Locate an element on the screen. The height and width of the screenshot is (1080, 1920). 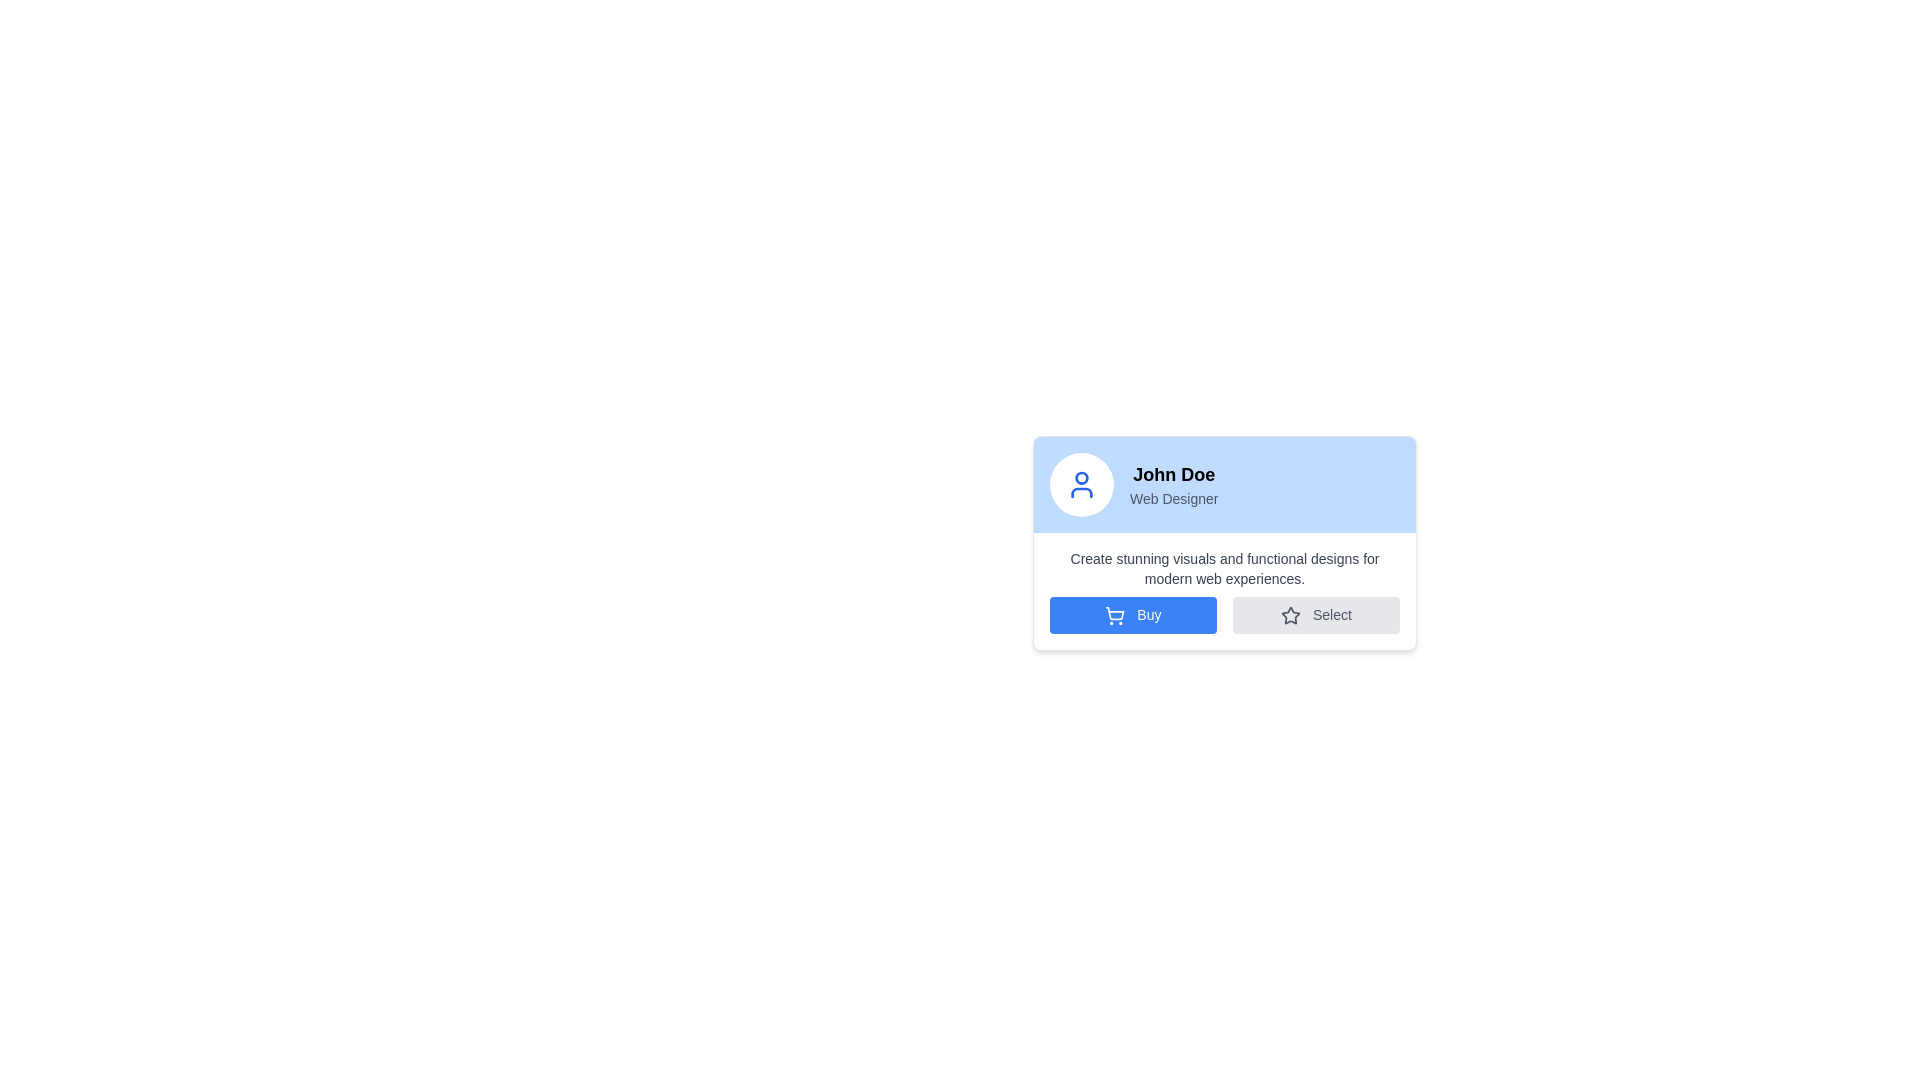
the star icon located to the left of the 'Select' button is located at coordinates (1291, 615).